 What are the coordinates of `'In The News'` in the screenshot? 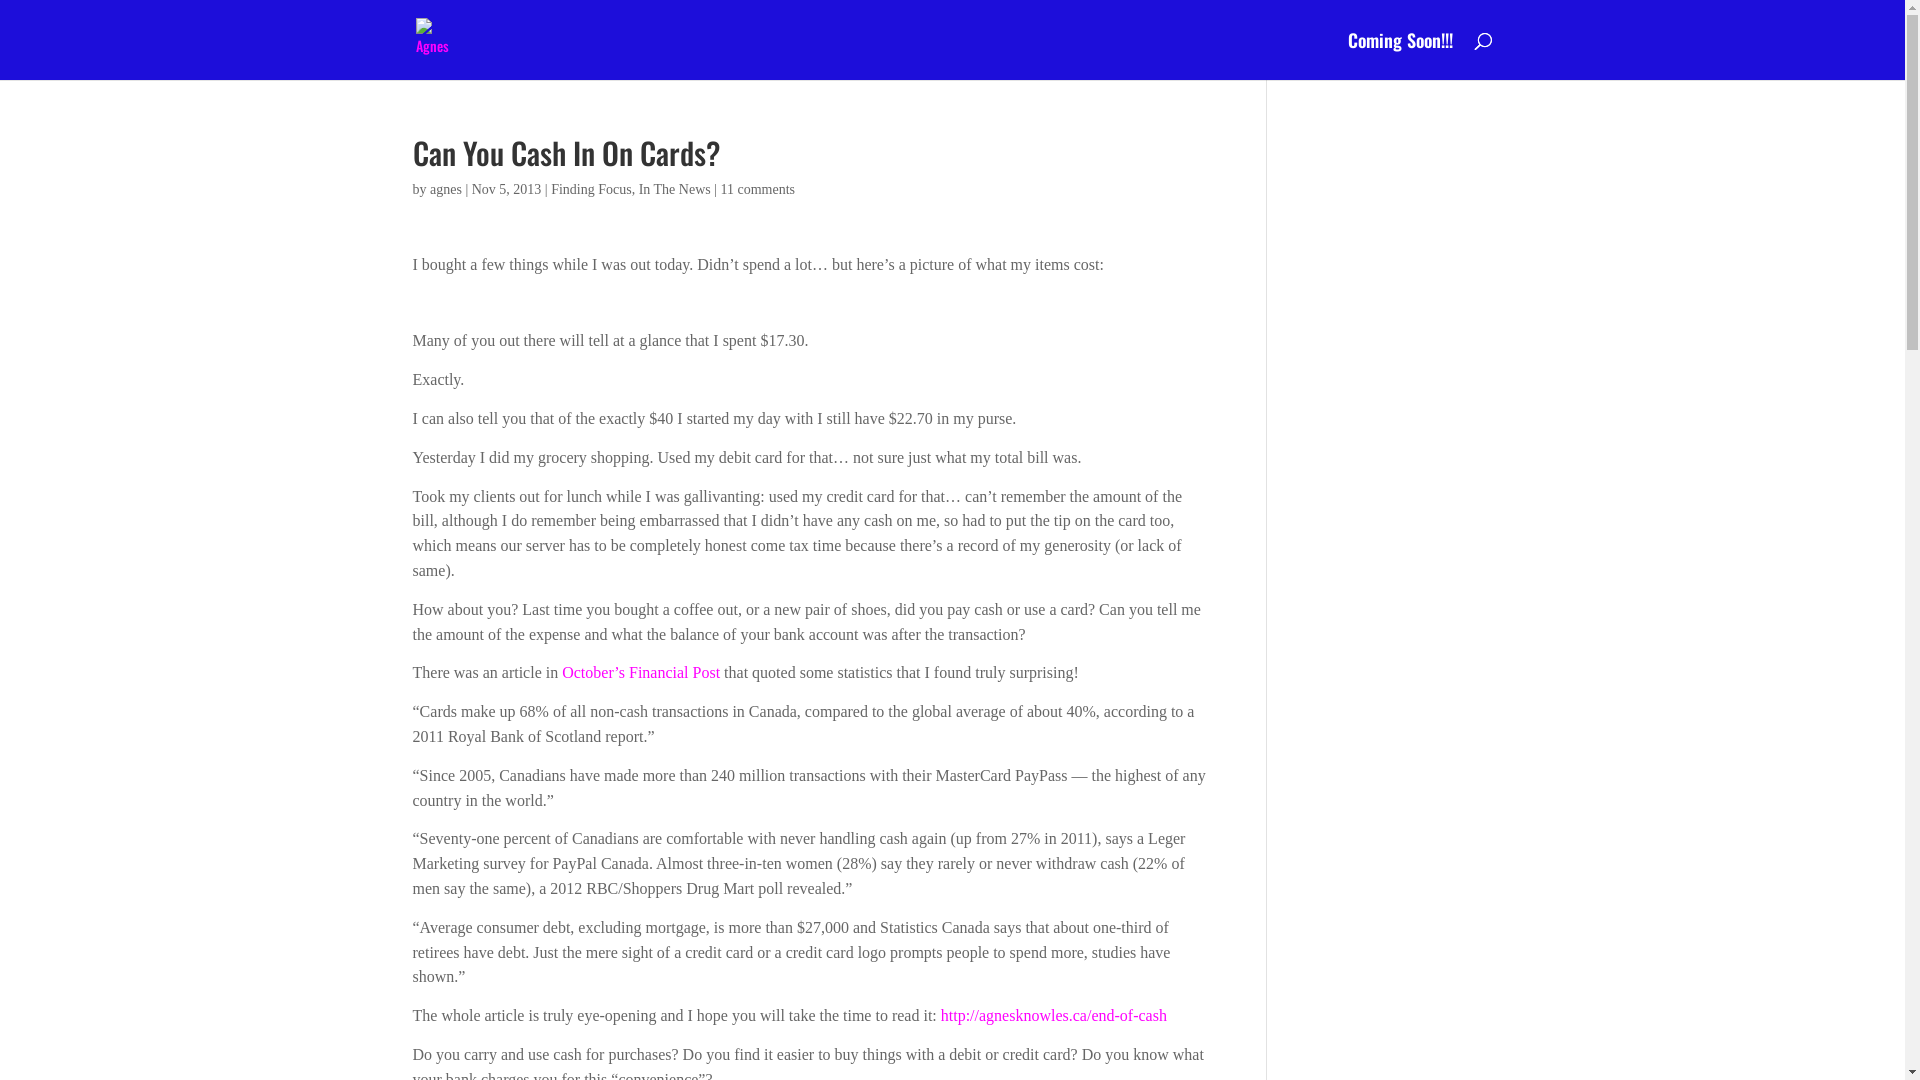 It's located at (675, 189).